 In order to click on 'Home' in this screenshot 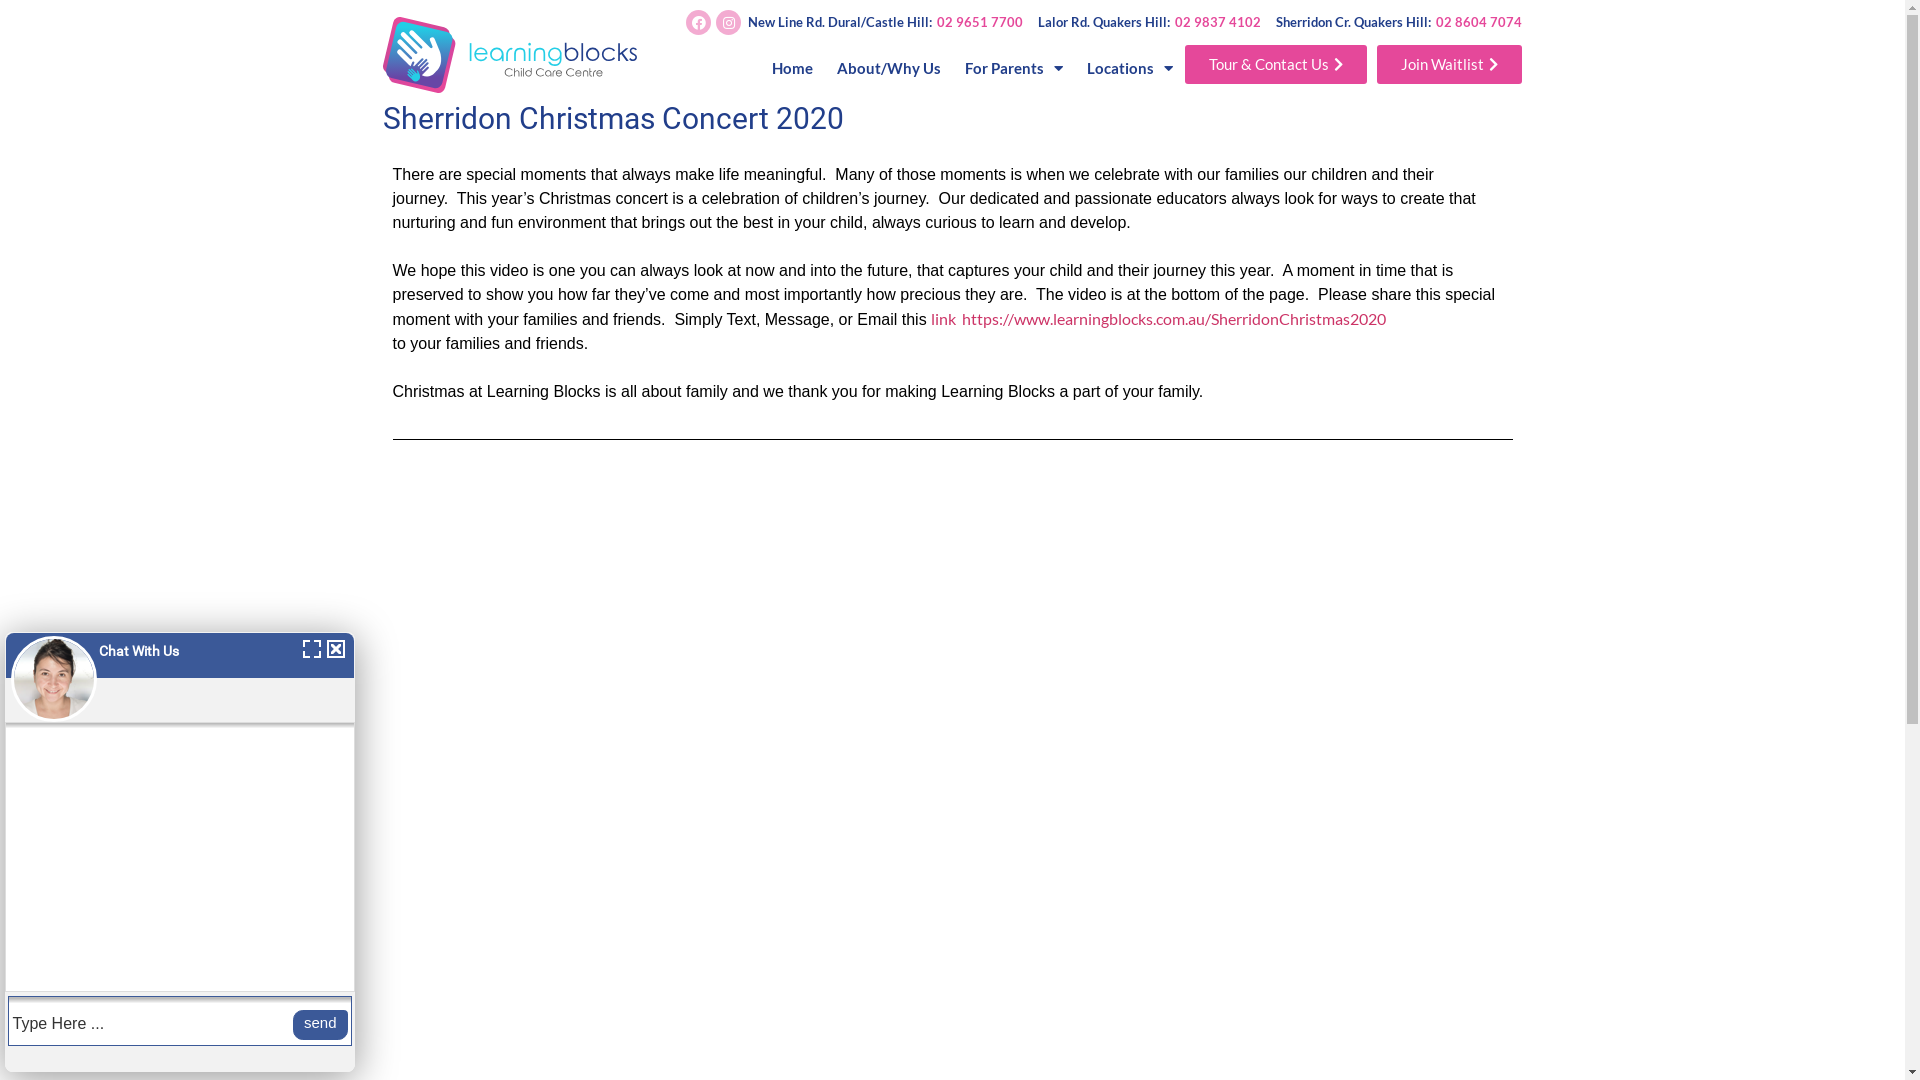, I will do `click(791, 67)`.